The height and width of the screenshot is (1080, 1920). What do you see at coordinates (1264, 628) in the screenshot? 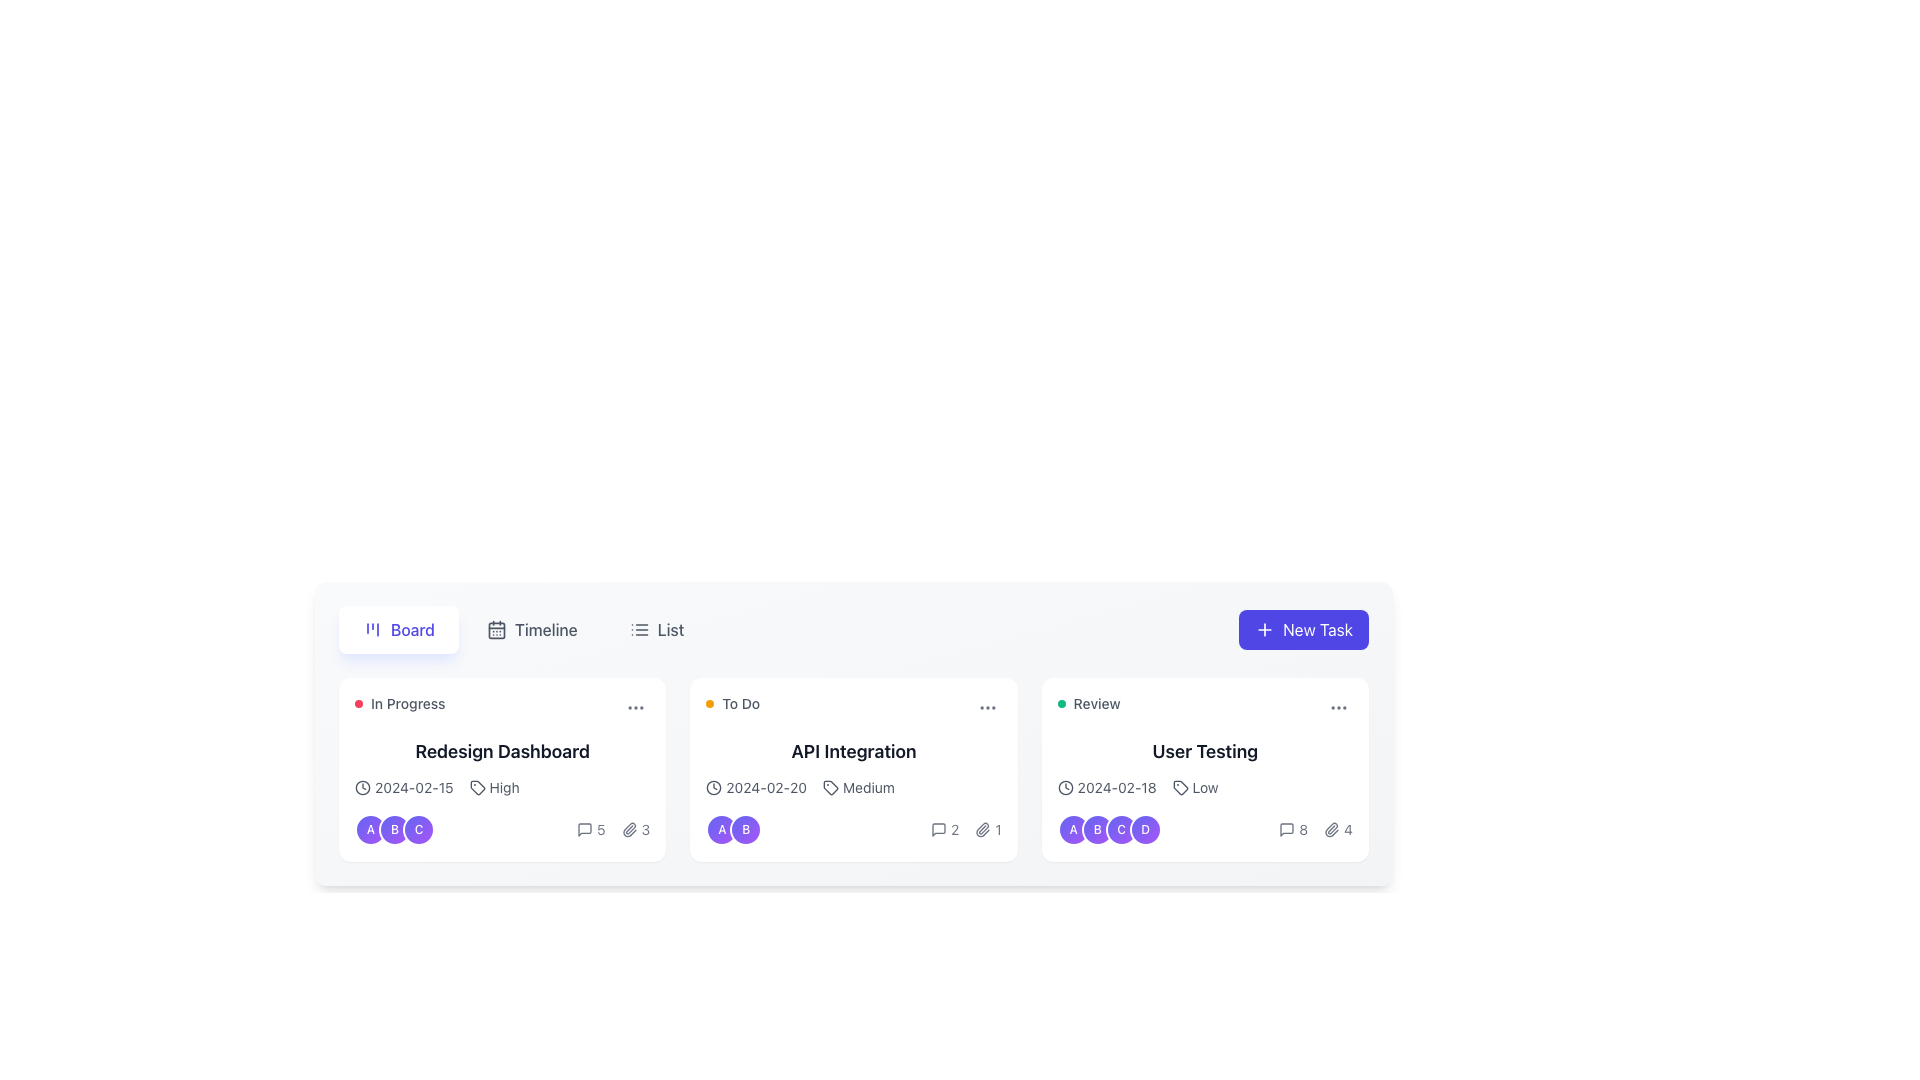
I see `the plus sign icon within the purple rounded rectangular button labeled 'New Task' located in the top-right corner of the task management interface` at bounding box center [1264, 628].